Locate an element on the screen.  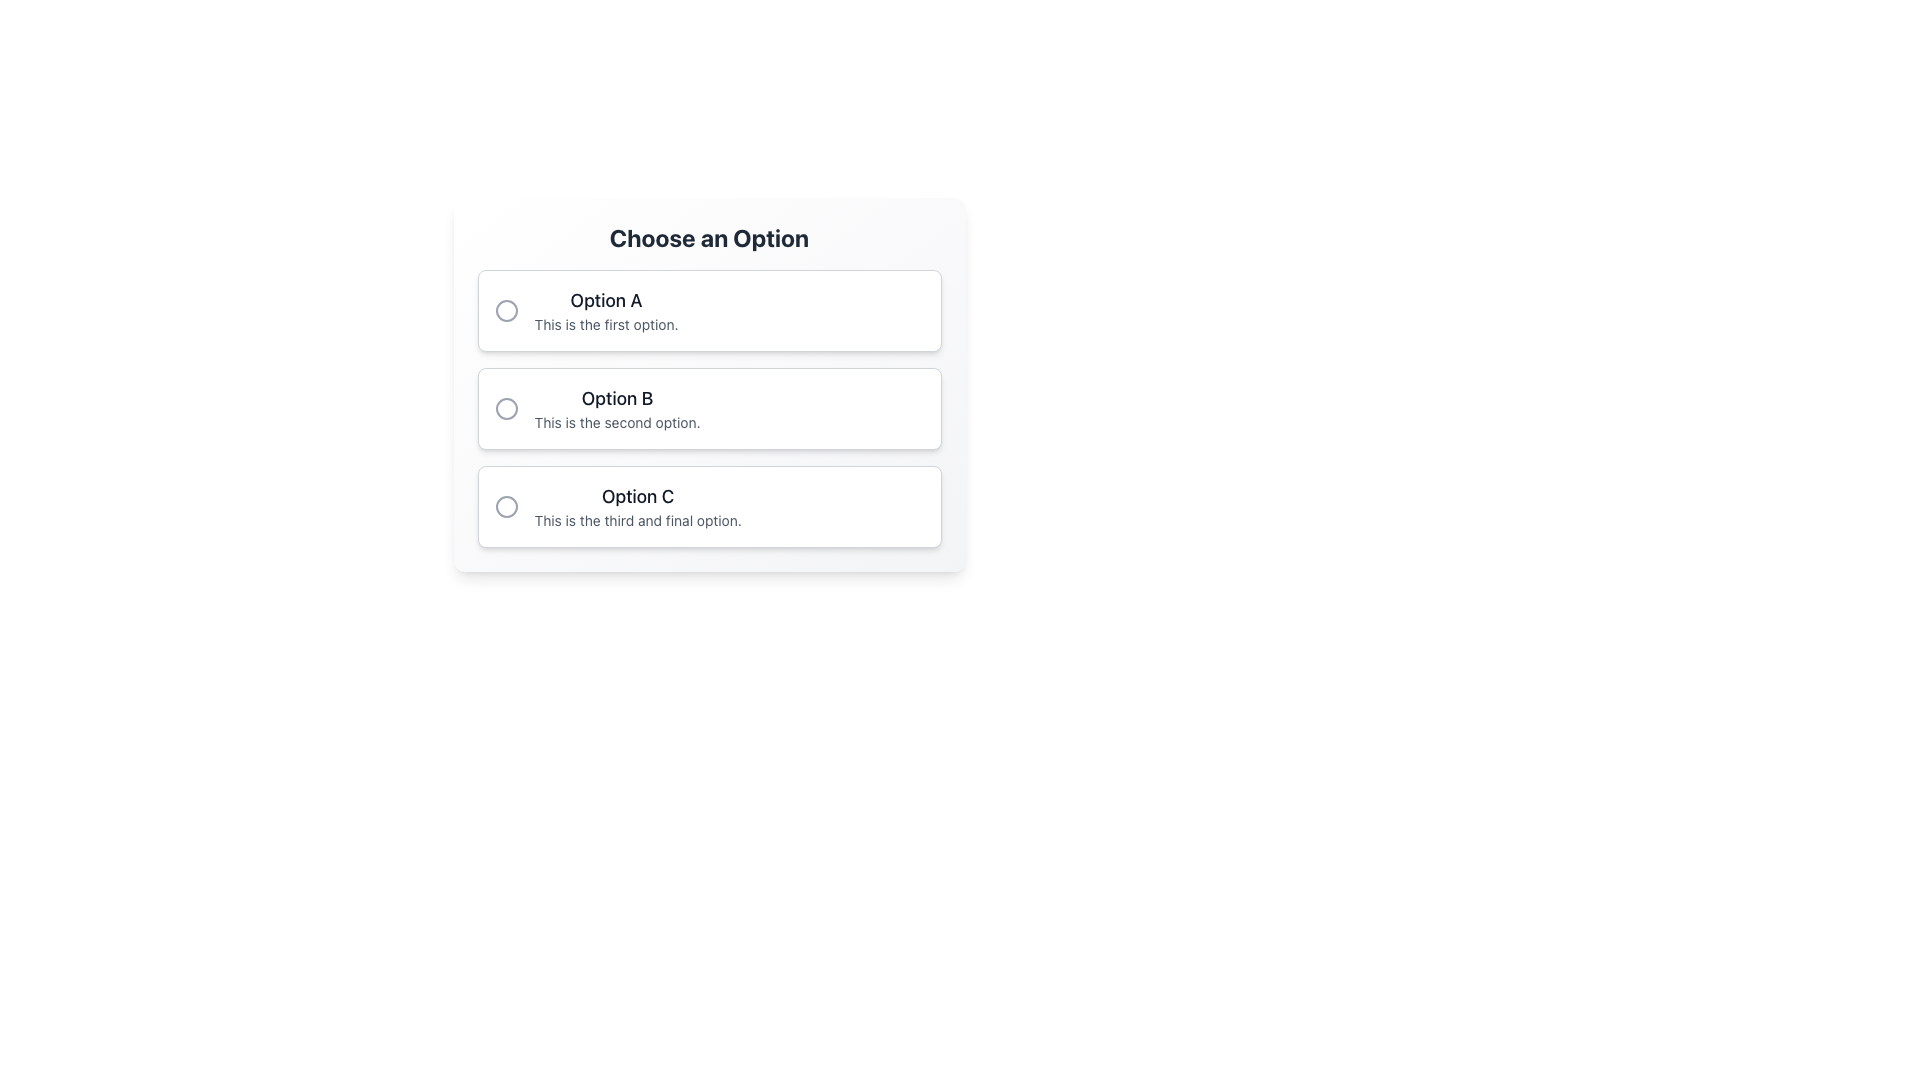
the selectable option row labeled 'Option C', which has a circular icon on the left and a description below it, to trigger hover effects is located at coordinates (709, 505).